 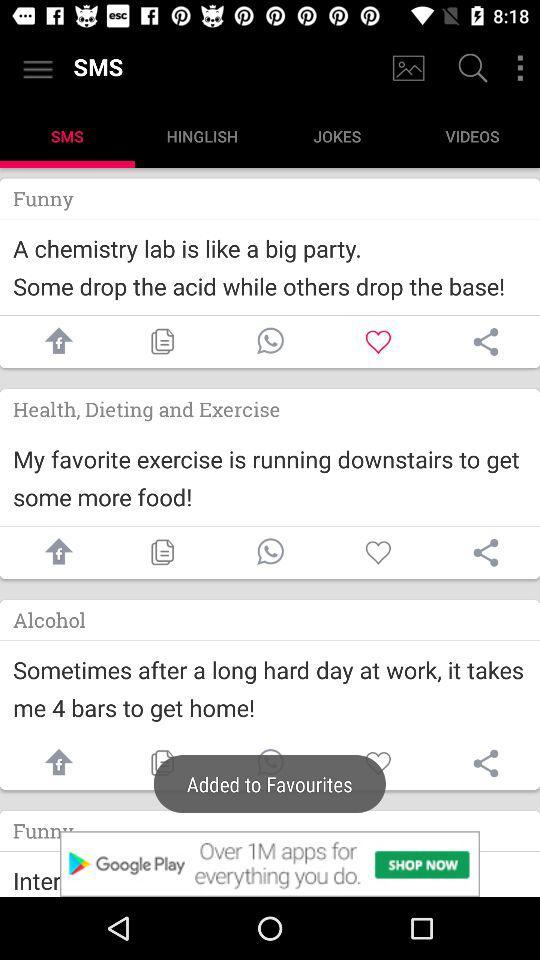 I want to click on like button, so click(x=378, y=341).